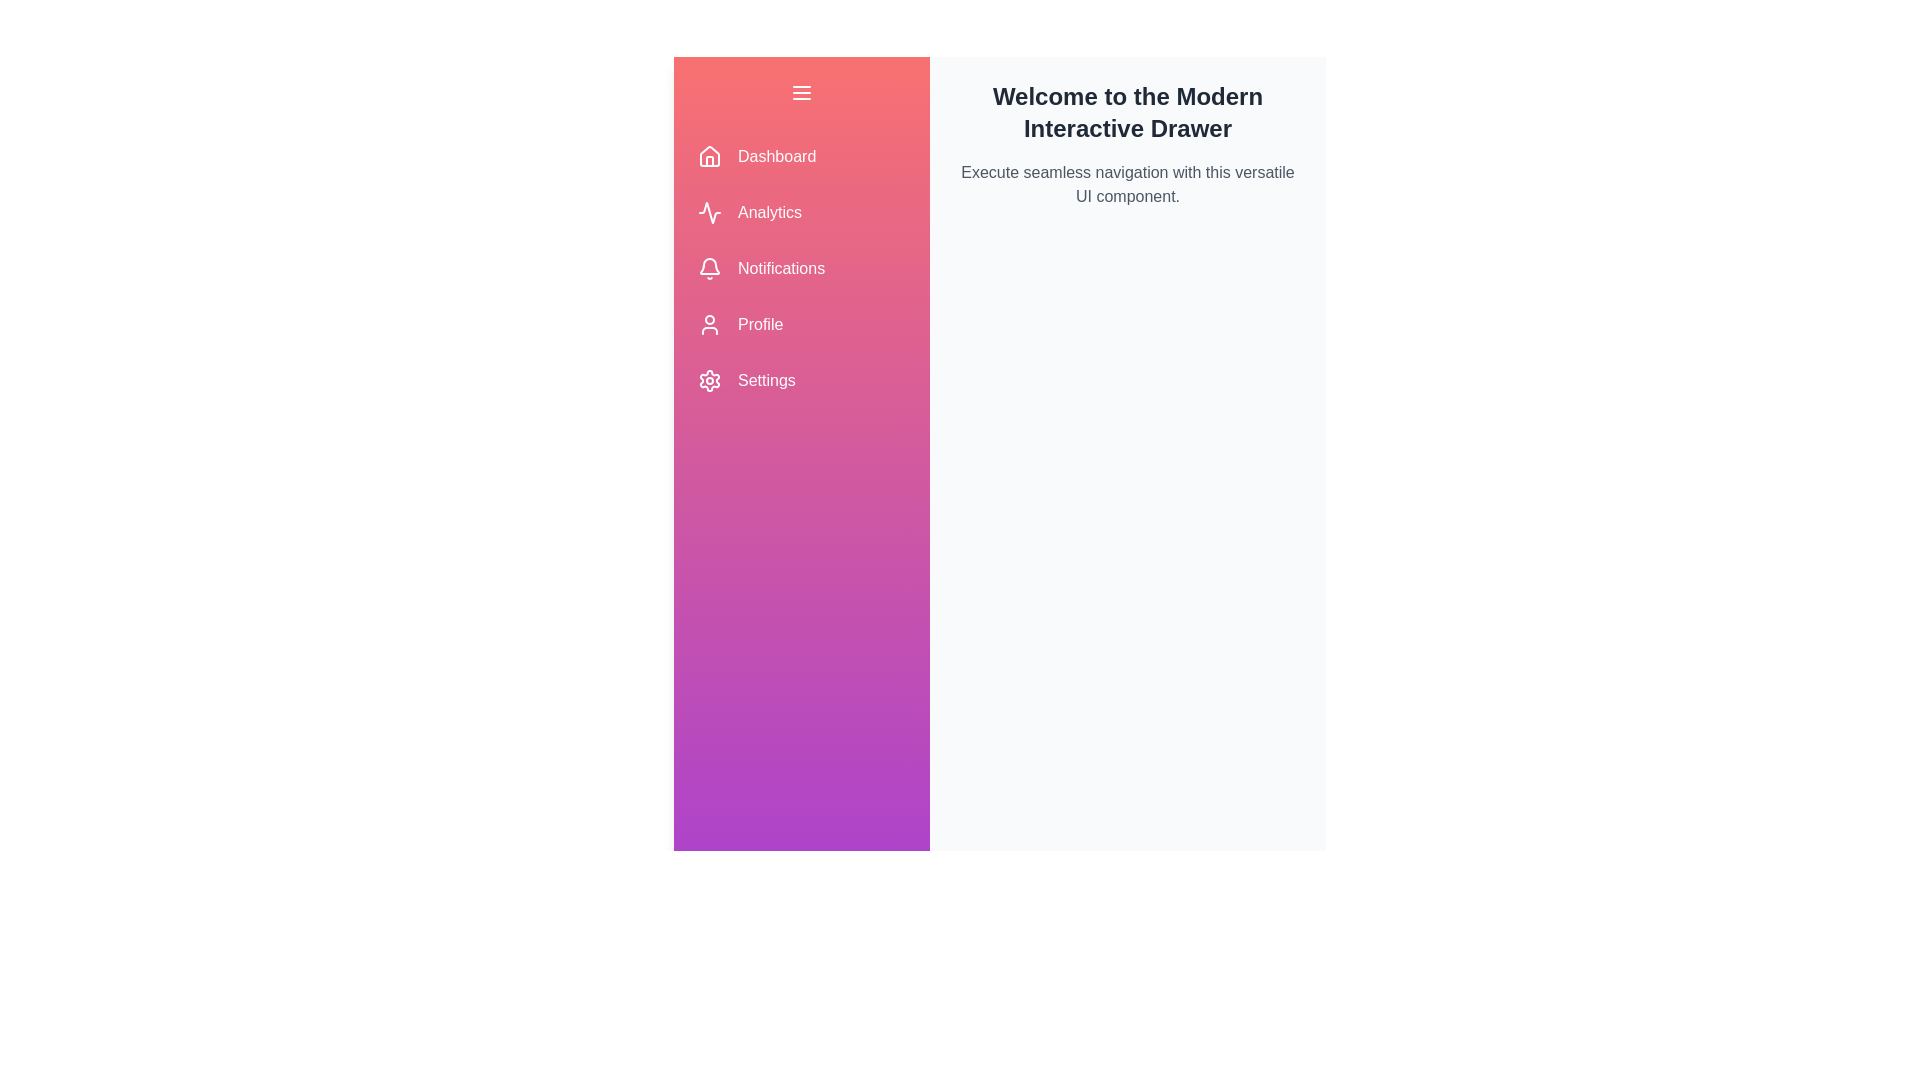  Describe the element at coordinates (801, 212) in the screenshot. I see `the navigation item labeled Analytics` at that location.